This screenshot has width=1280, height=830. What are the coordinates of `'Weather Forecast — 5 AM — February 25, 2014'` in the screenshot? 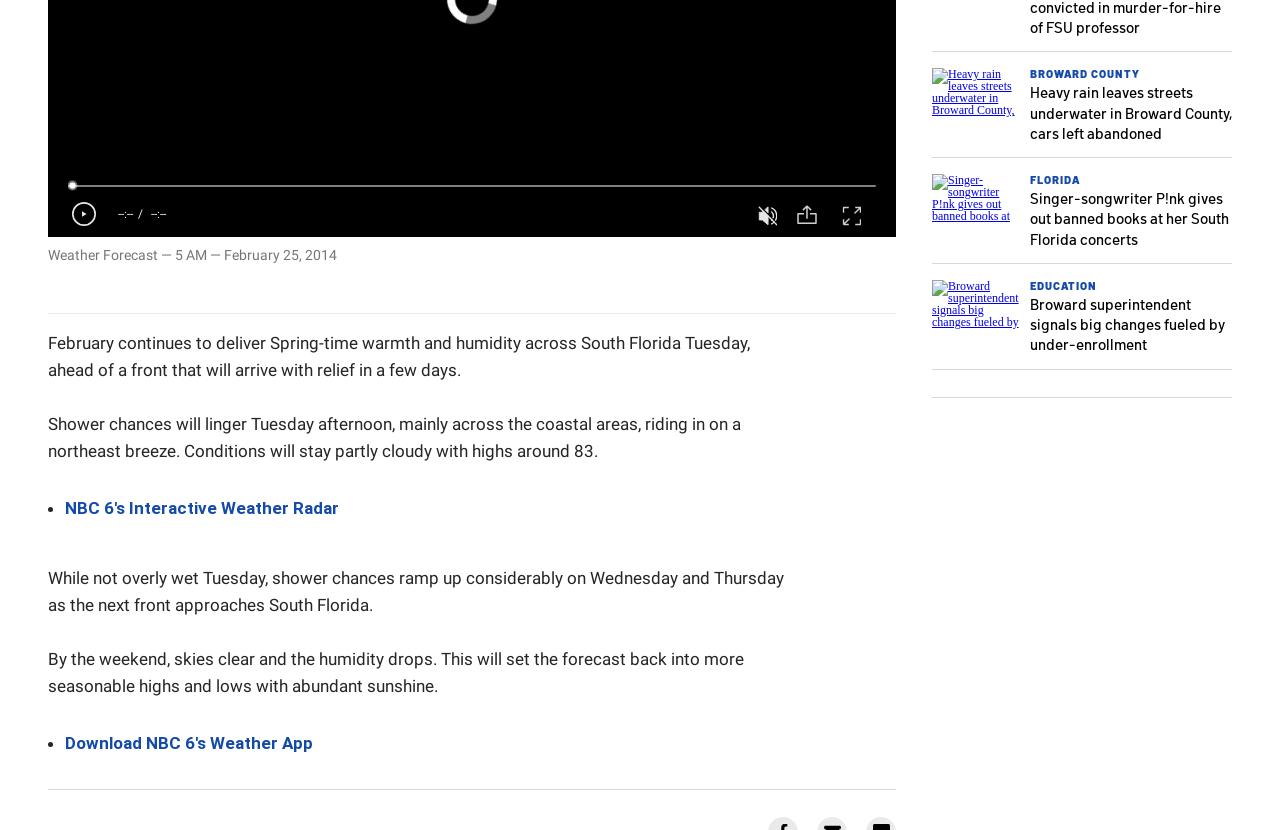 It's located at (192, 254).